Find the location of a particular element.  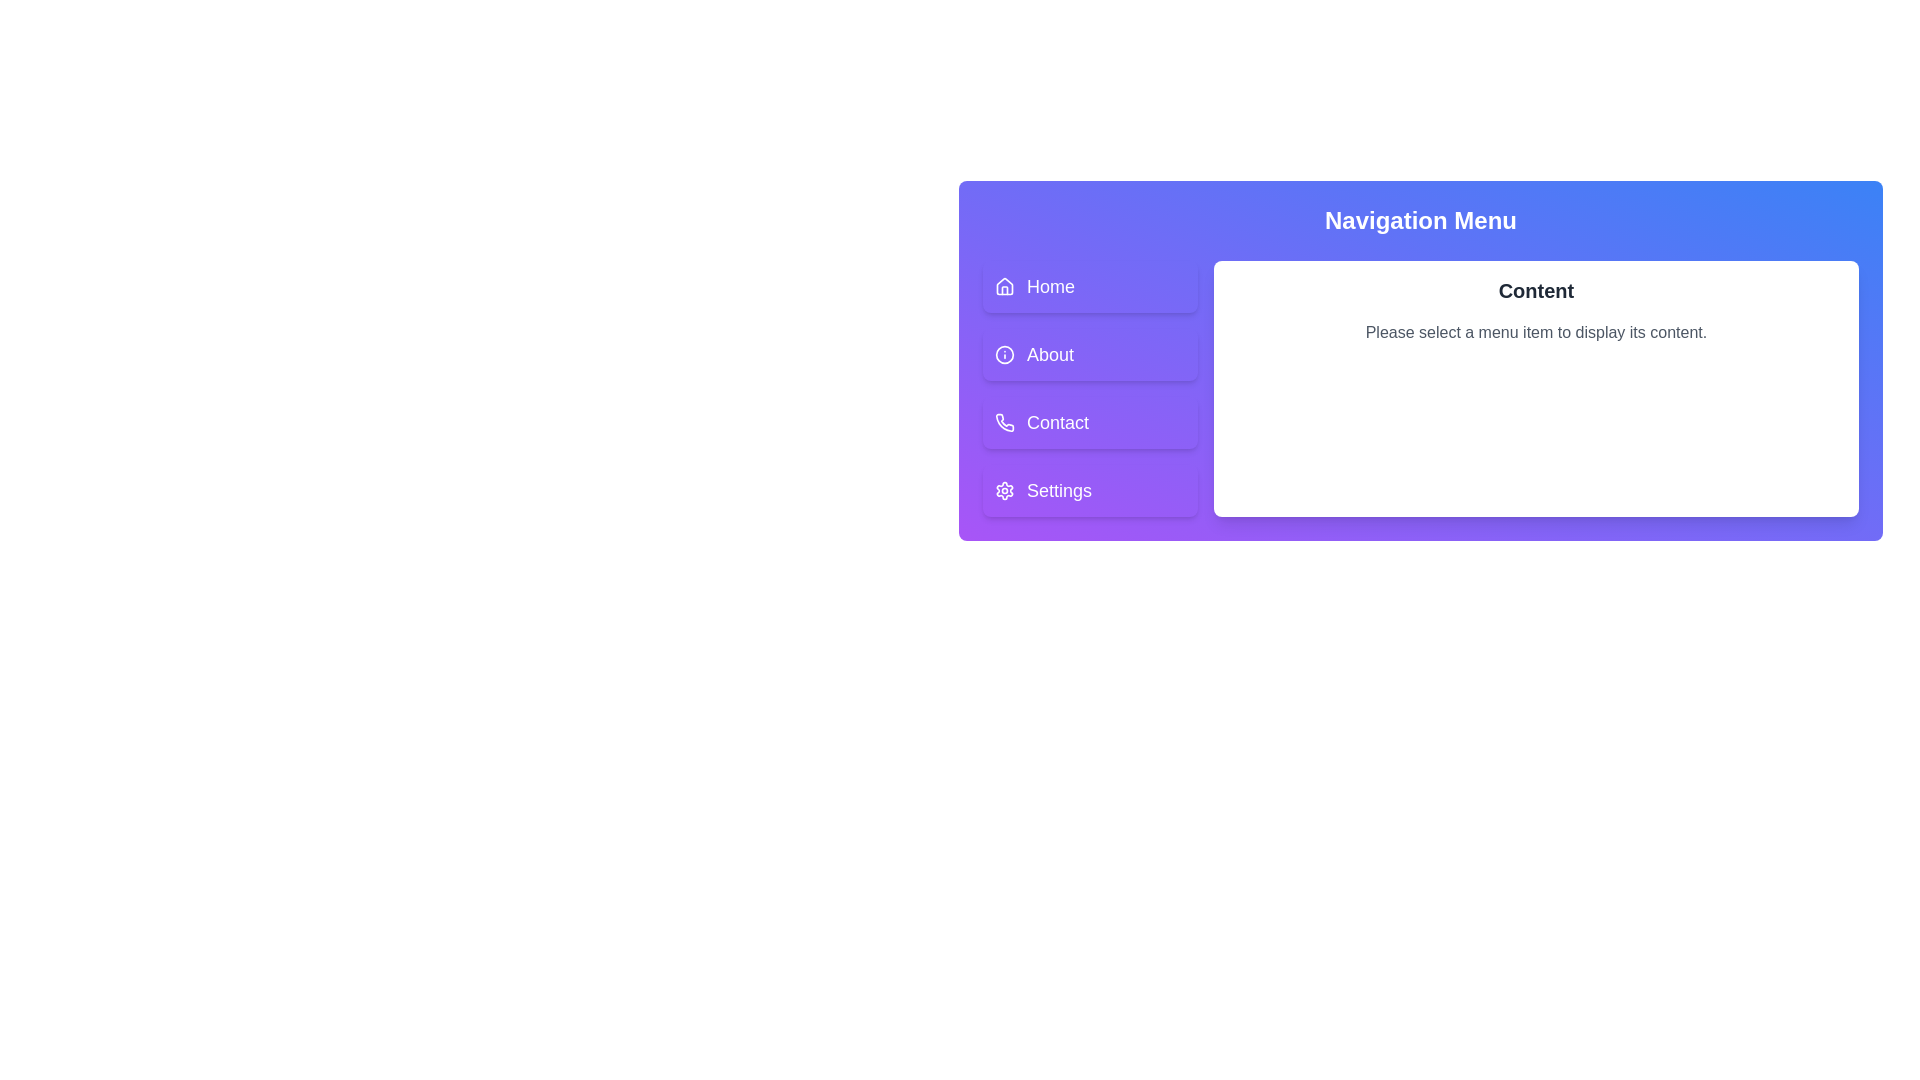

the 'Contact' text label in the vertical navigation menu, which indicates navigation to the Contact section, located between 'About' and 'Settings' is located at coordinates (1057, 422).